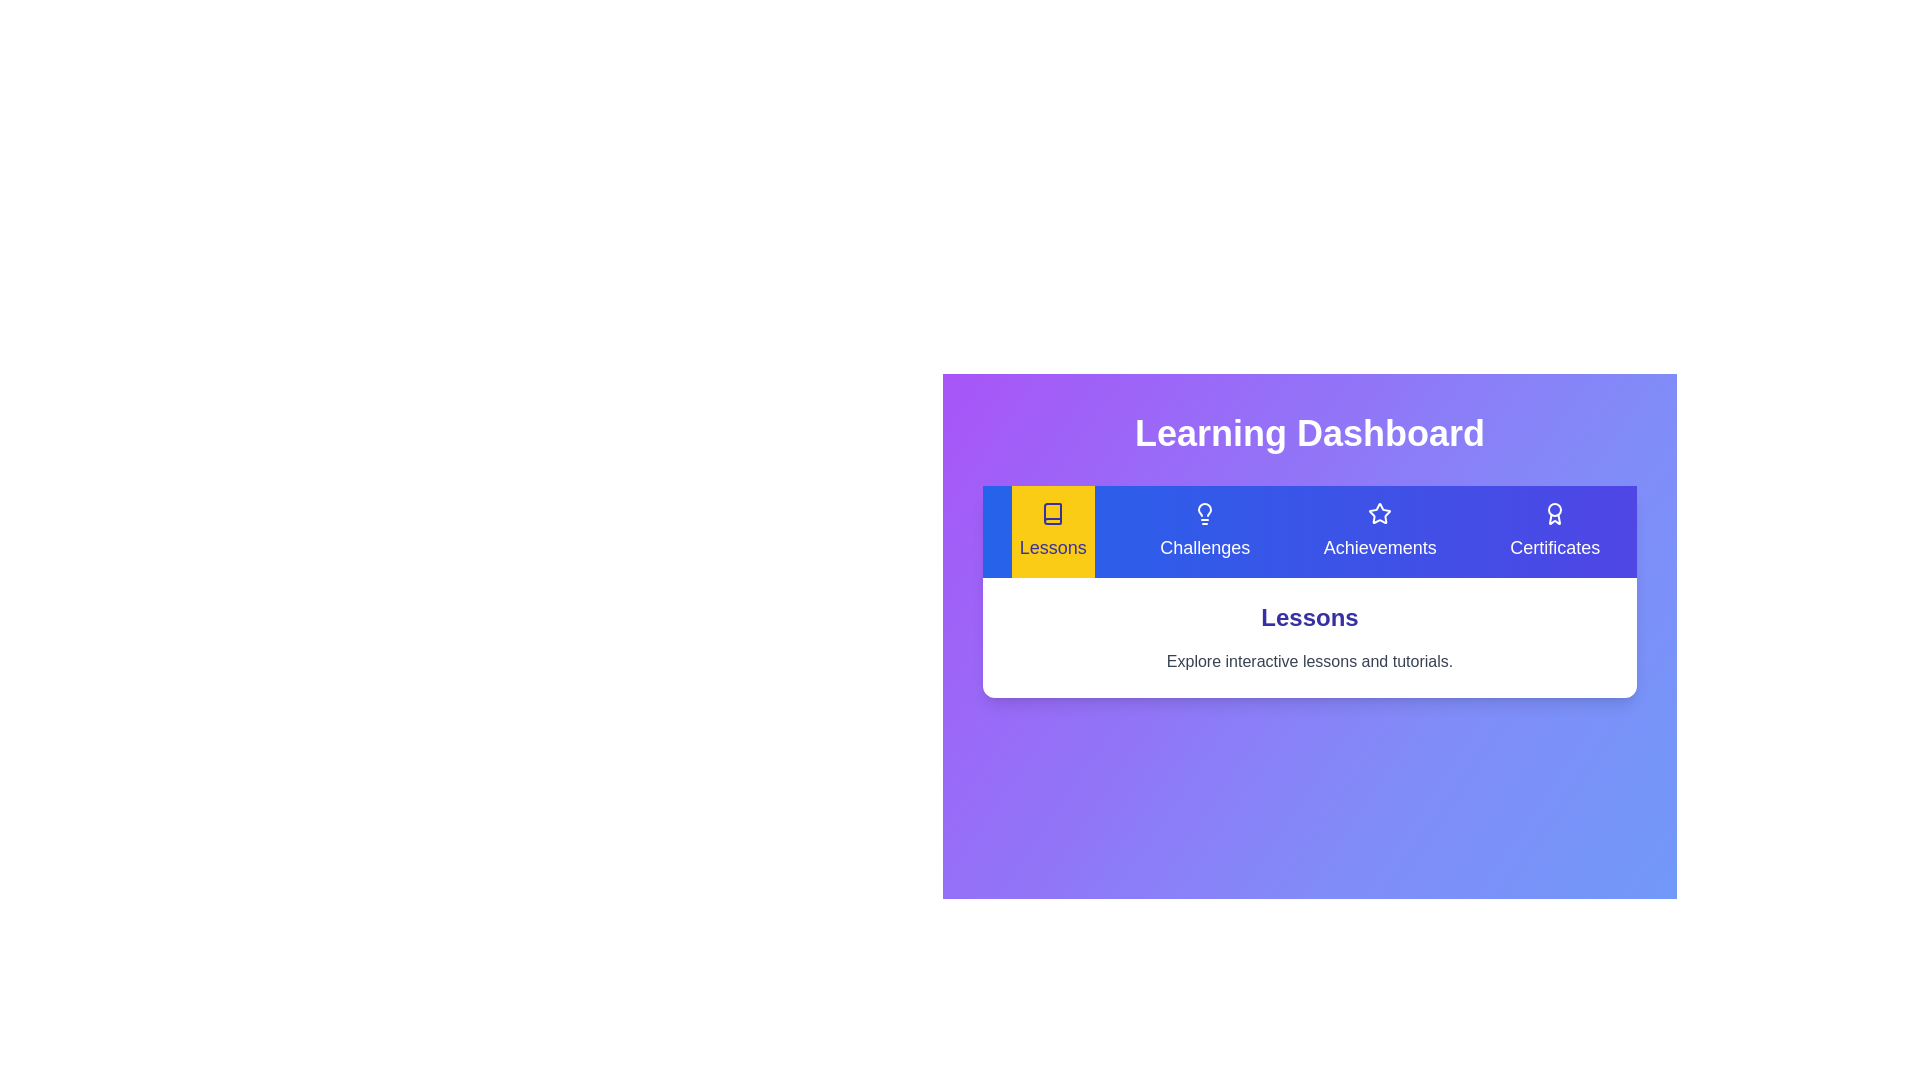 The height and width of the screenshot is (1080, 1920). Describe the element at coordinates (1554, 512) in the screenshot. I see `the icon of the tab labeled Certificates` at that location.